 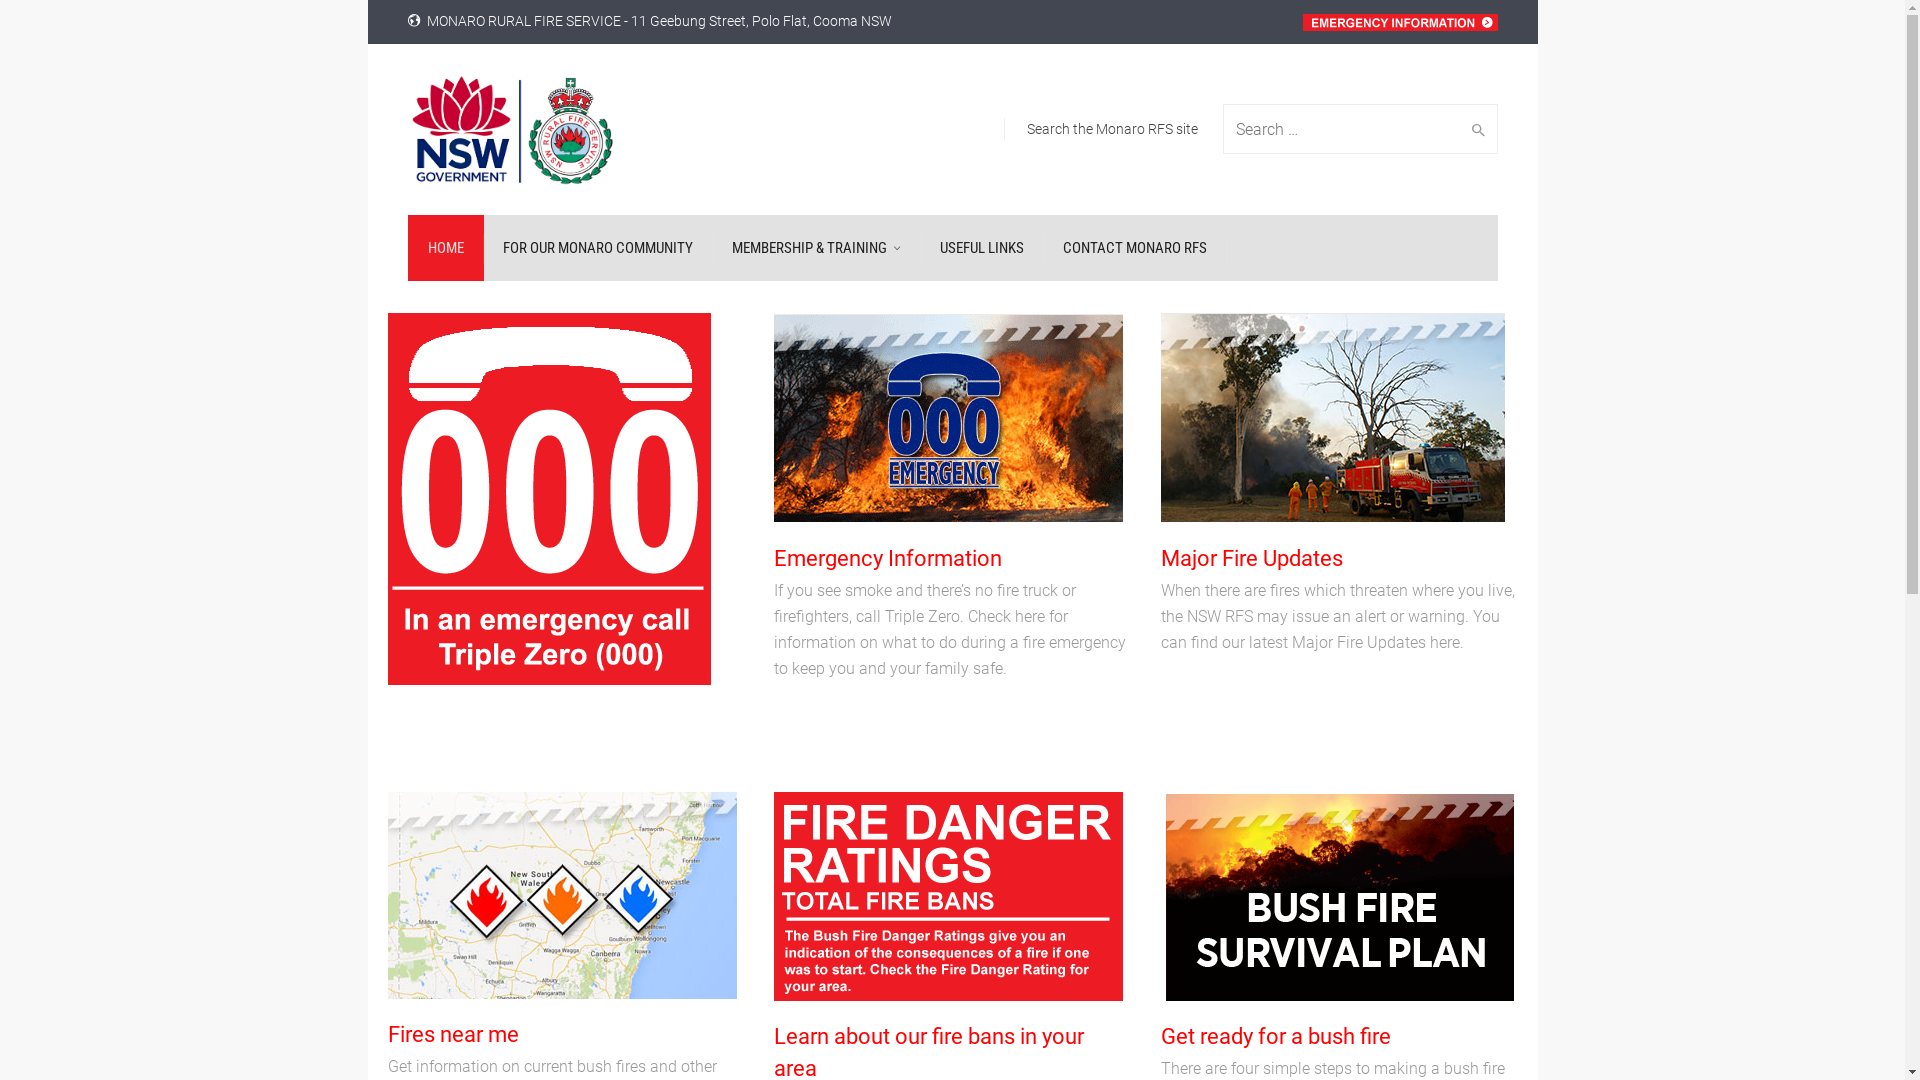 What do you see at coordinates (445, 246) in the screenshot?
I see `'HOME'` at bounding box center [445, 246].